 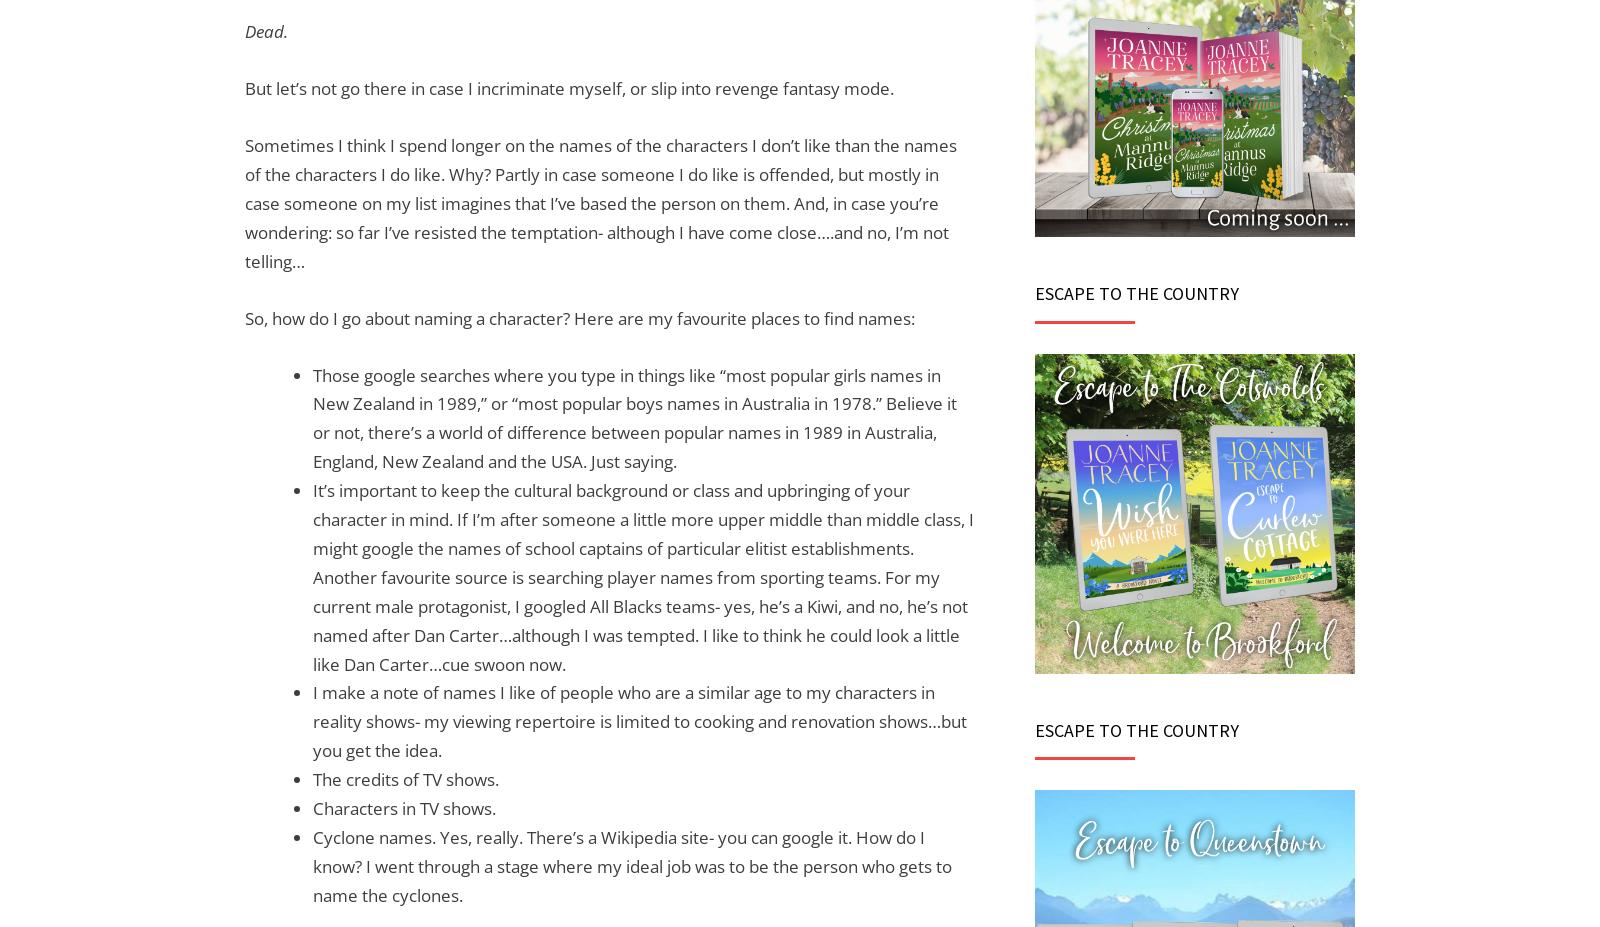 I want to click on 'Sometimes I think I spend longer on the names of the characters I don’t like than the names of the characters I do like. Why? Partly in case someone I do like is offended, but mostly in case someone on my list imagines that I’ve based the person on them. And, in case you’re wondering: so far I’ve resisted the temptation- although I have come close….and no, I’m not telling…', so click(x=599, y=203).